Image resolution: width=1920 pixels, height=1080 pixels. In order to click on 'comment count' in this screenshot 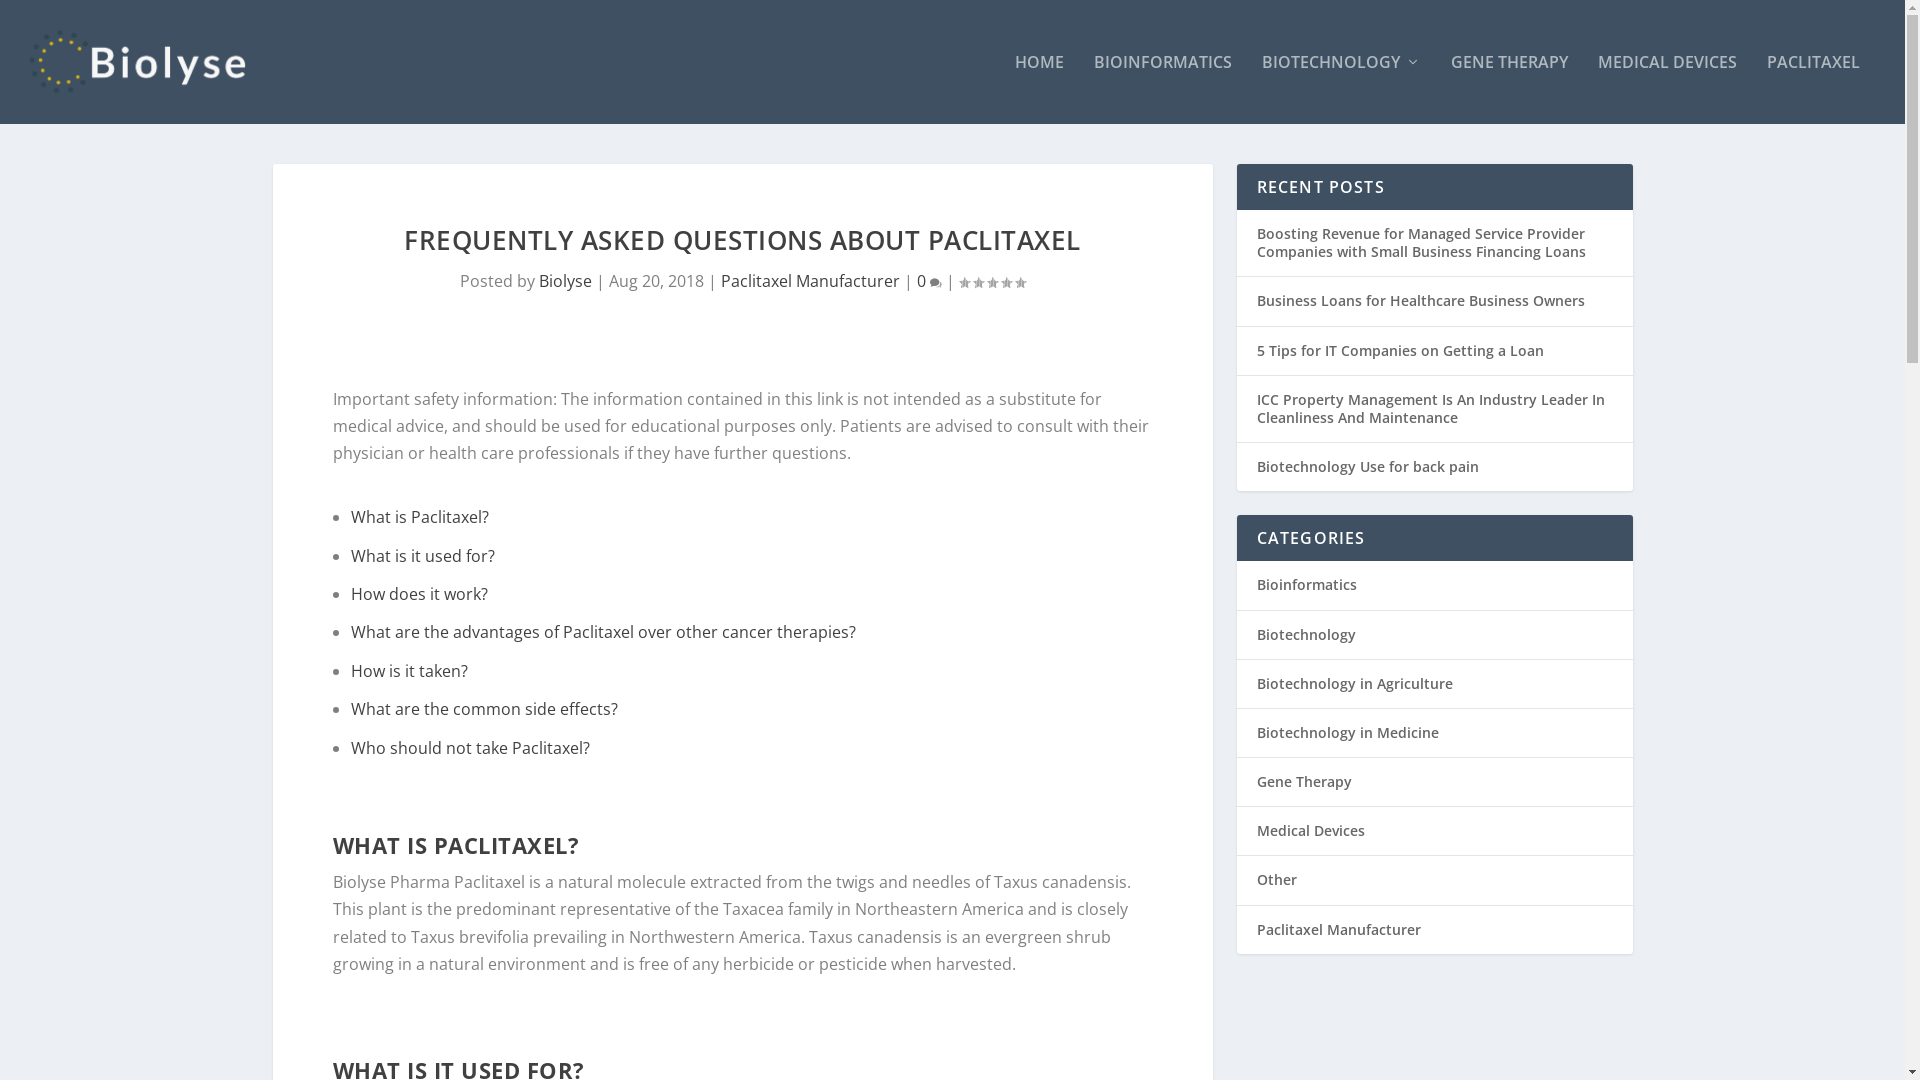, I will do `click(929, 282)`.